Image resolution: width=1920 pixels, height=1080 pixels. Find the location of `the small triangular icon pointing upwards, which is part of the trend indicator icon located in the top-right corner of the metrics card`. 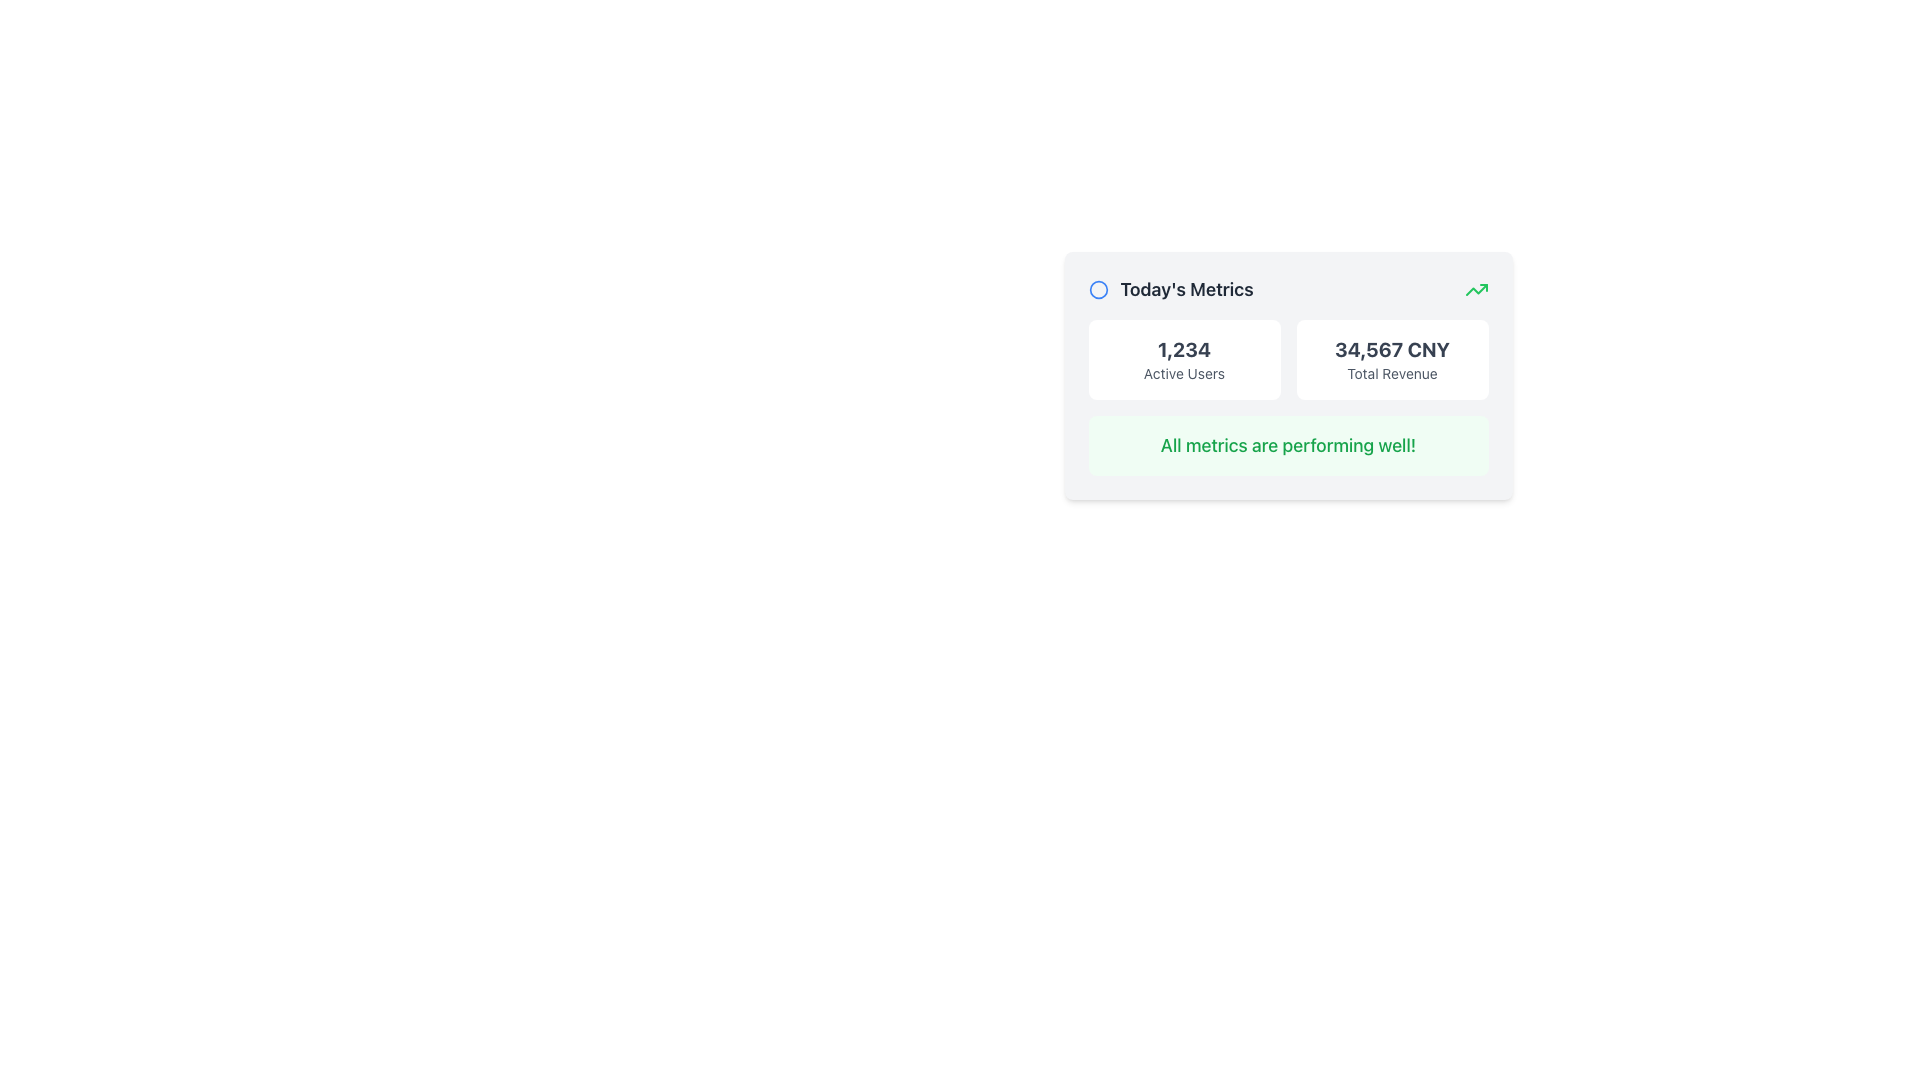

the small triangular icon pointing upwards, which is part of the trend indicator icon located in the top-right corner of the metrics card is located at coordinates (1476, 289).